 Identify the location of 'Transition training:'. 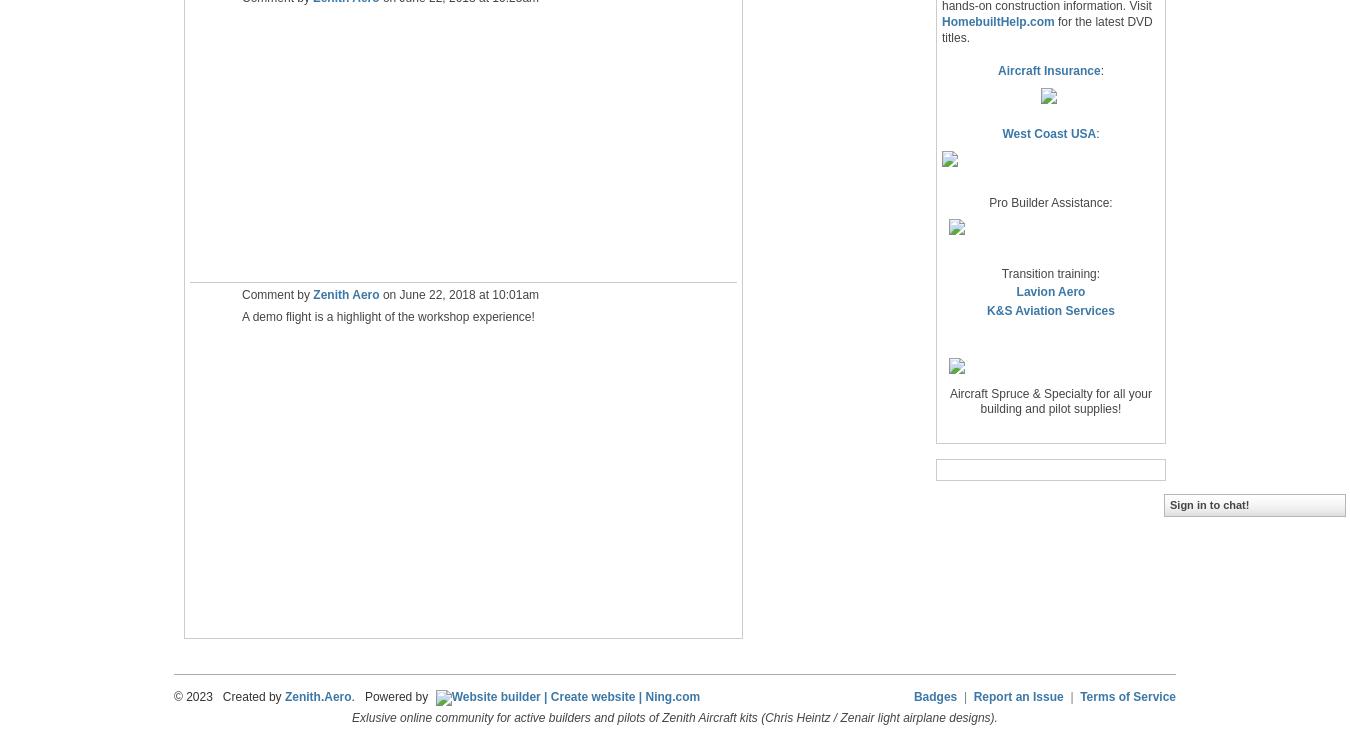
(1050, 271).